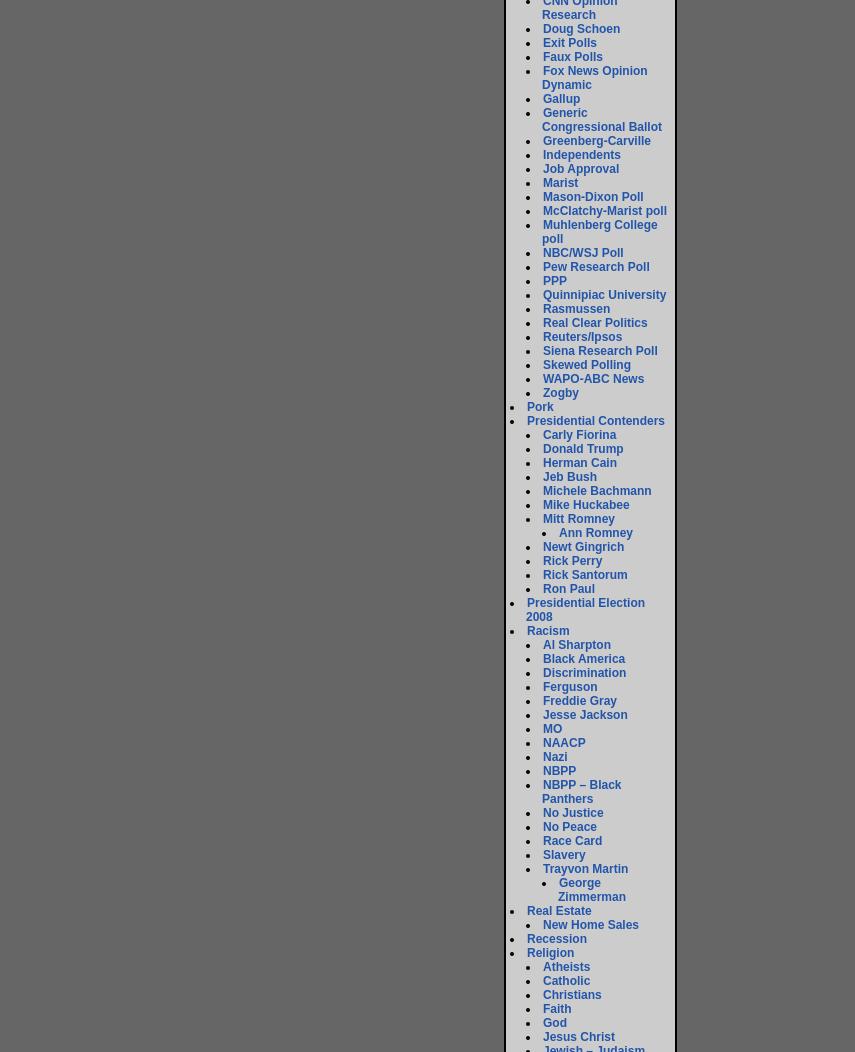  What do you see at coordinates (562, 853) in the screenshot?
I see `'Slavery'` at bounding box center [562, 853].